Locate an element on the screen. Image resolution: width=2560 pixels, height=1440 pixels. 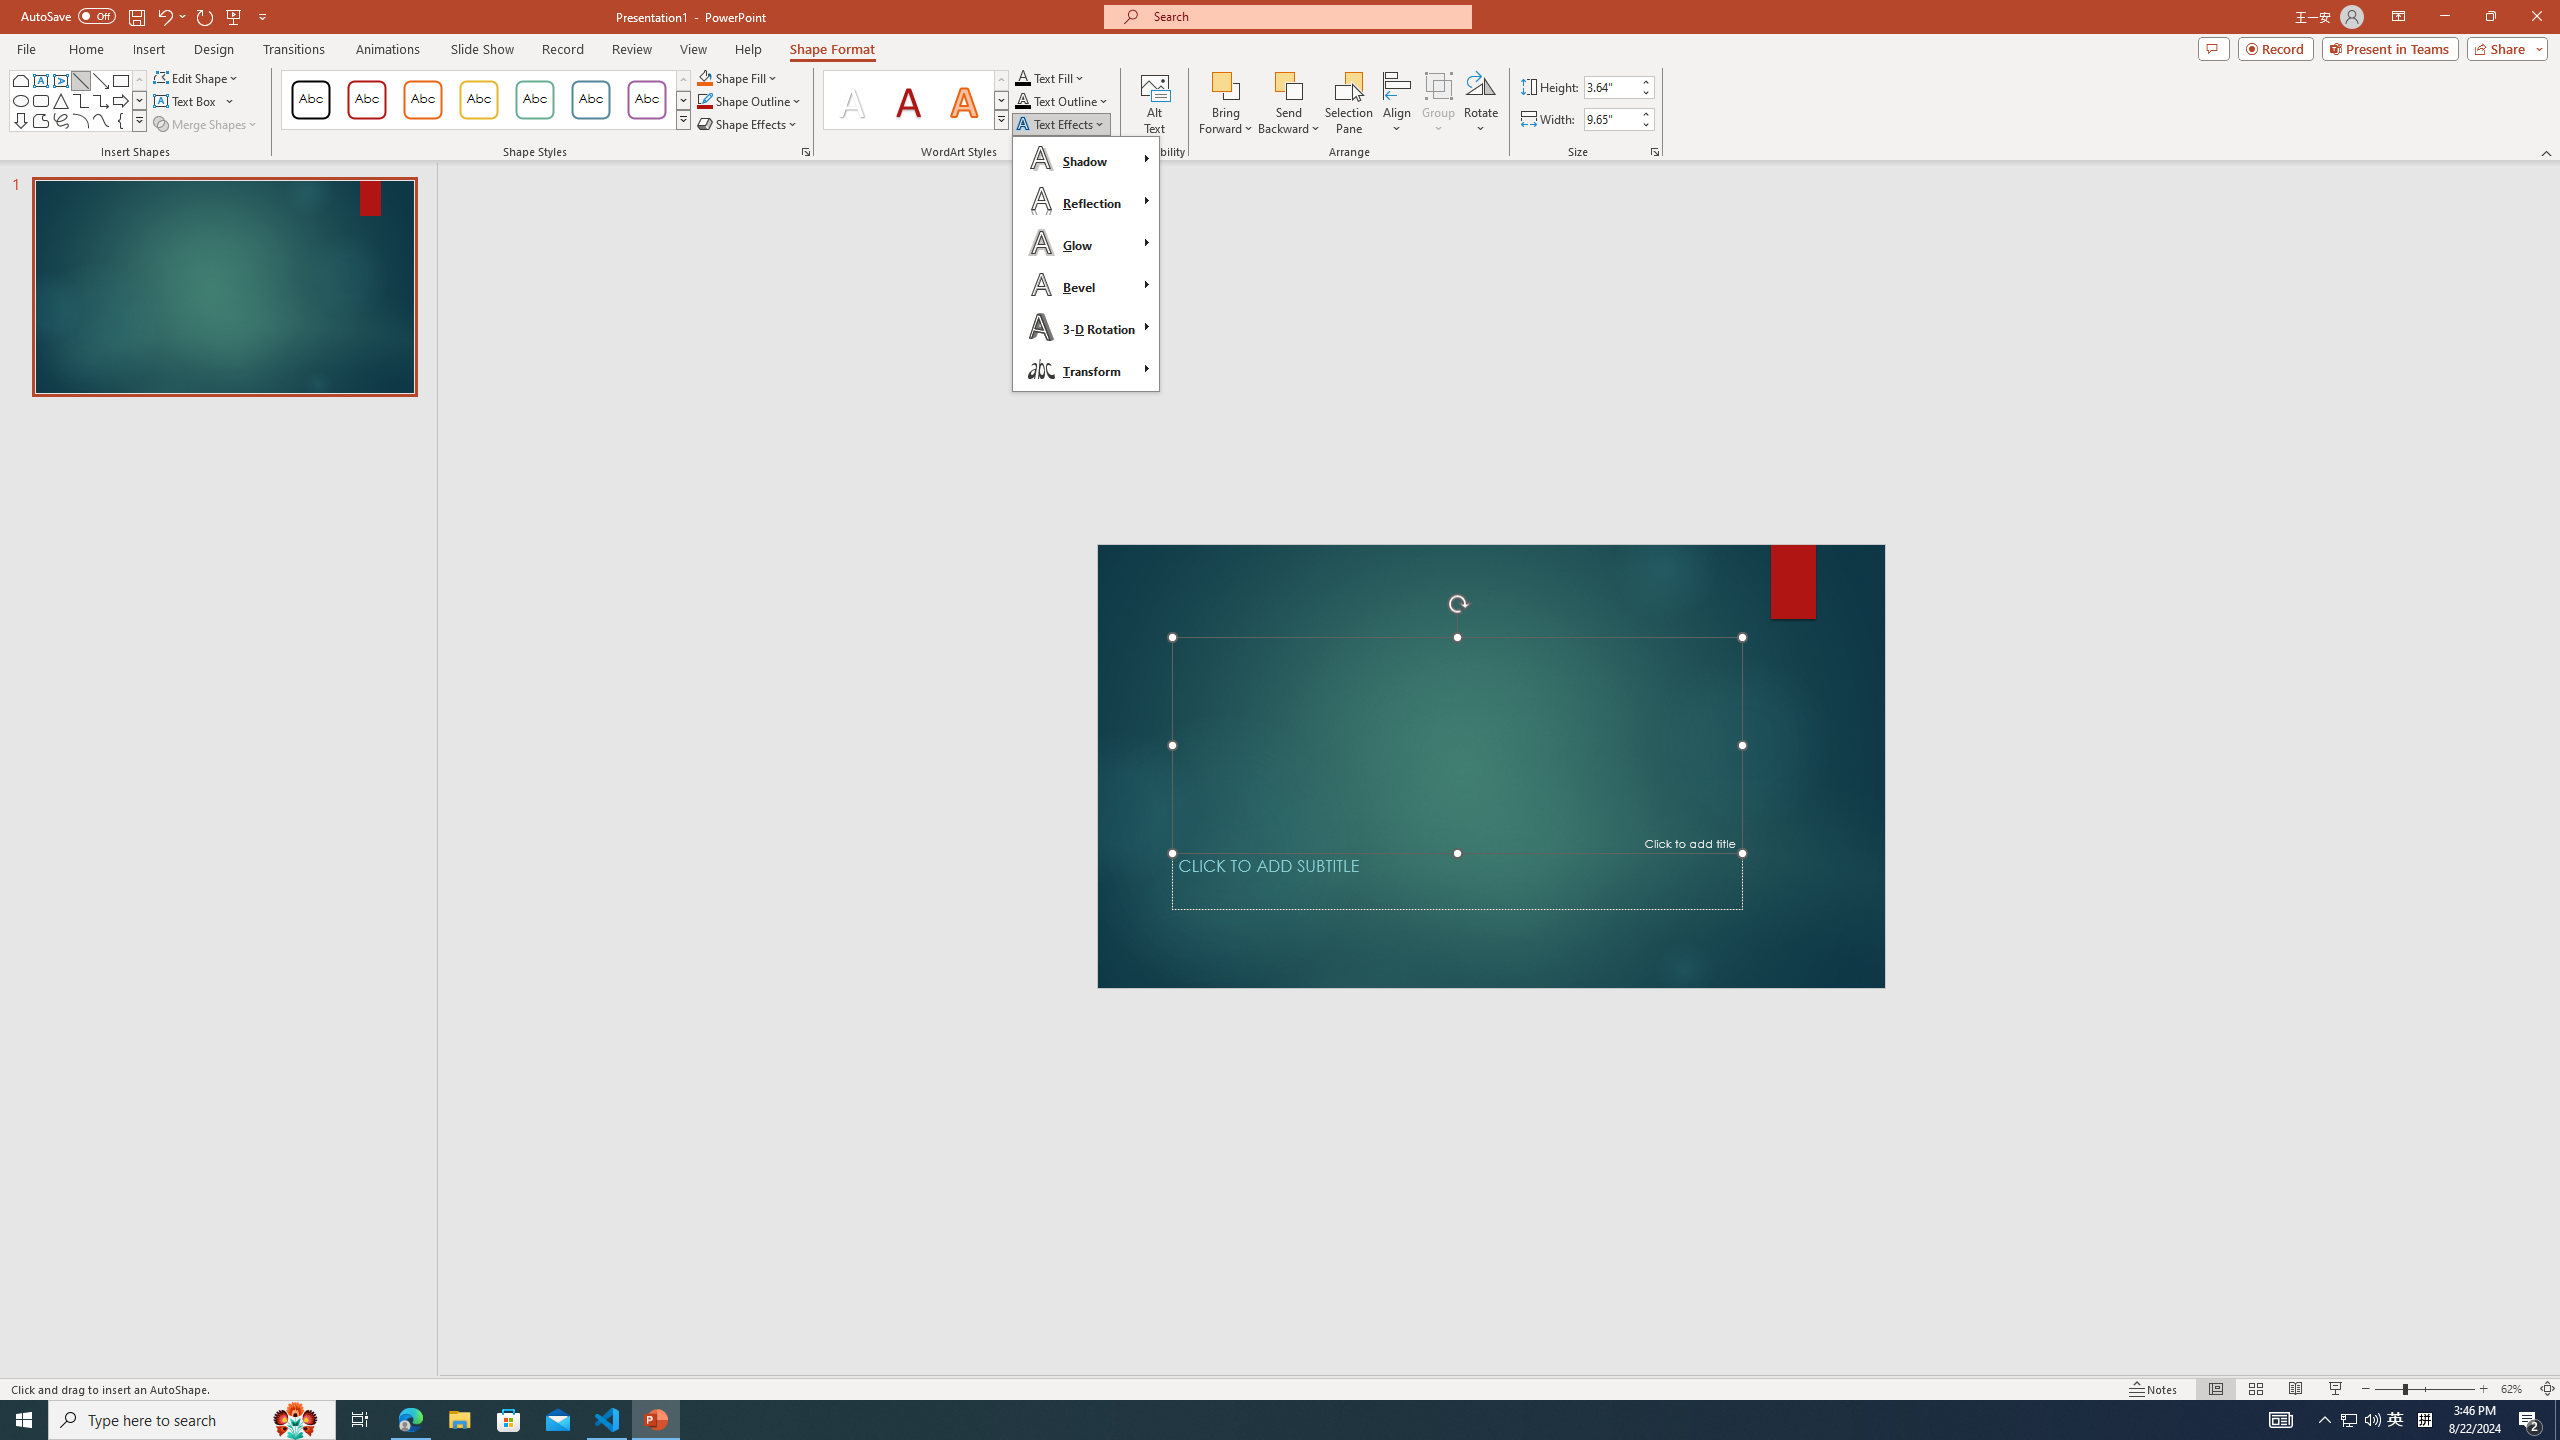
'Colored Outline - Green, Accent 4' is located at coordinates (534, 99).